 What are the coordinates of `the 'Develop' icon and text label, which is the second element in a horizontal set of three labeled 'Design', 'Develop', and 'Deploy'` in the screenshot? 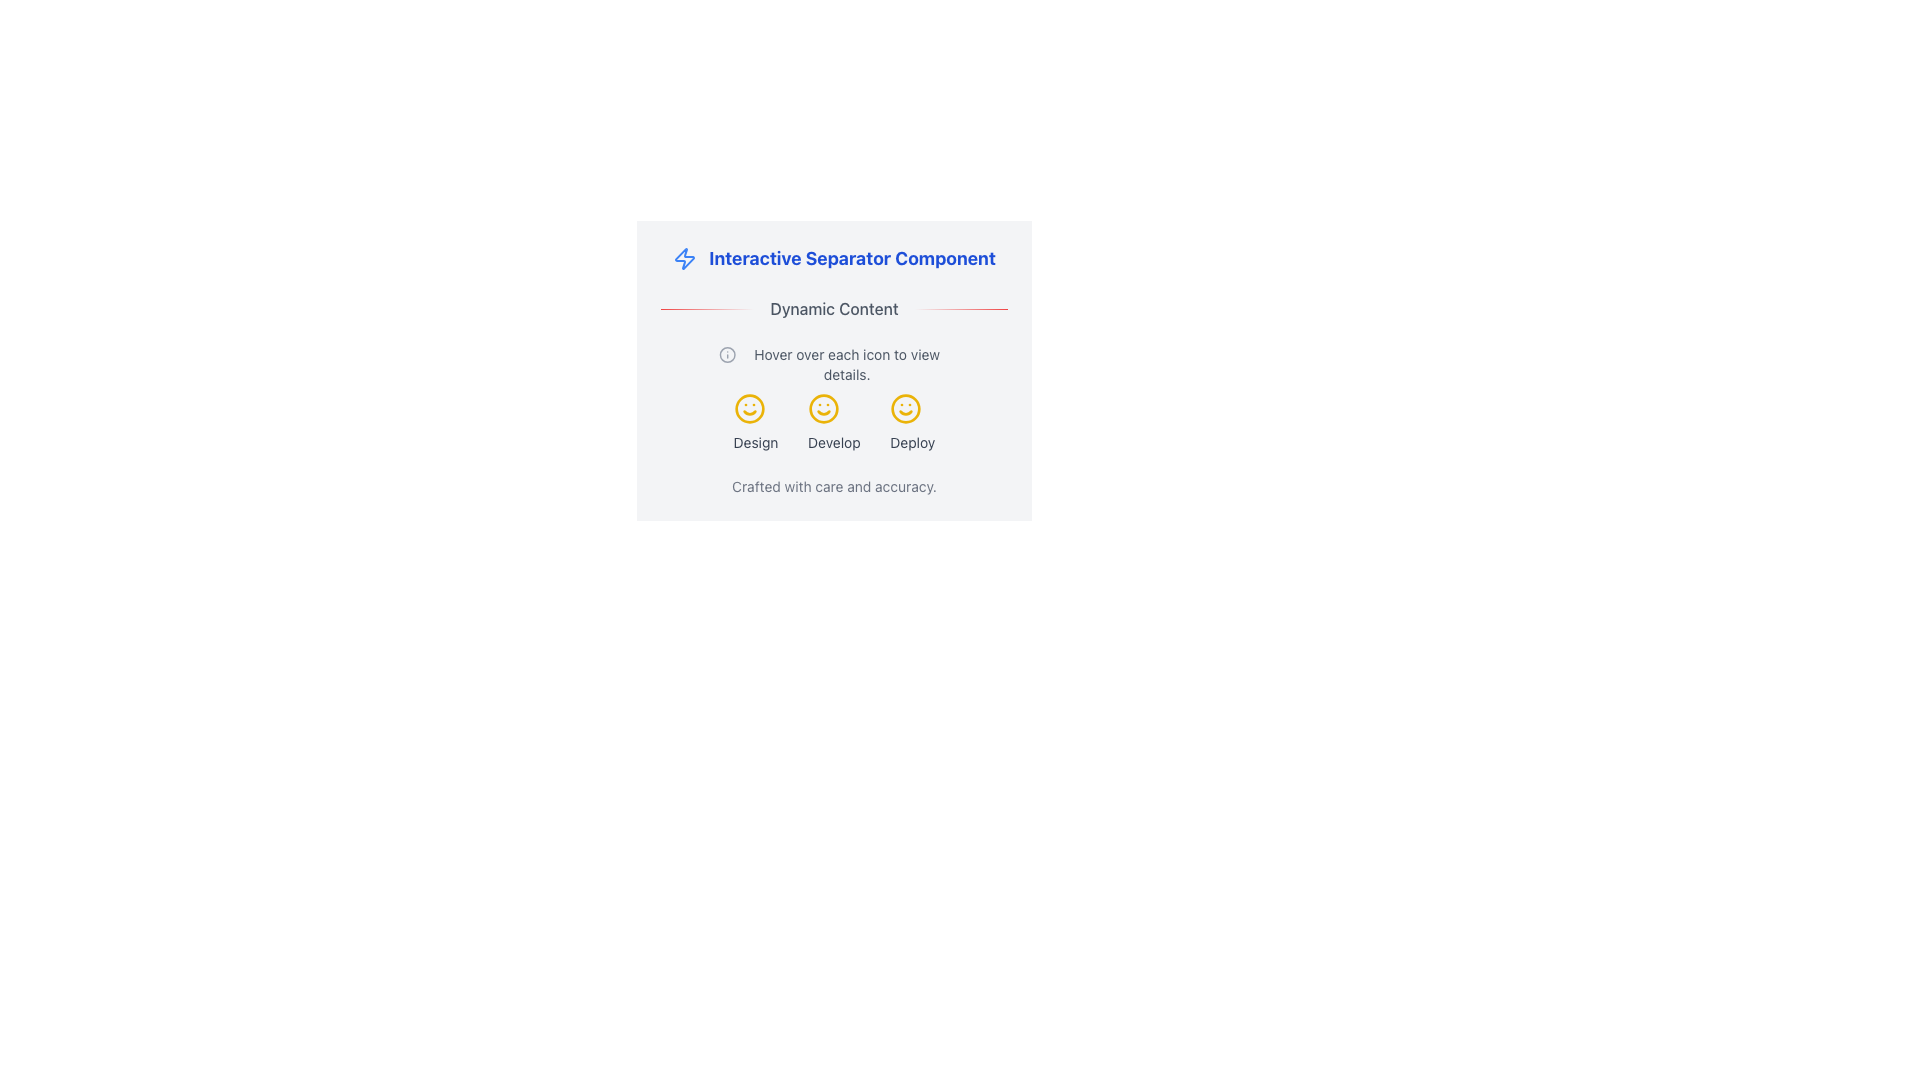 It's located at (834, 422).